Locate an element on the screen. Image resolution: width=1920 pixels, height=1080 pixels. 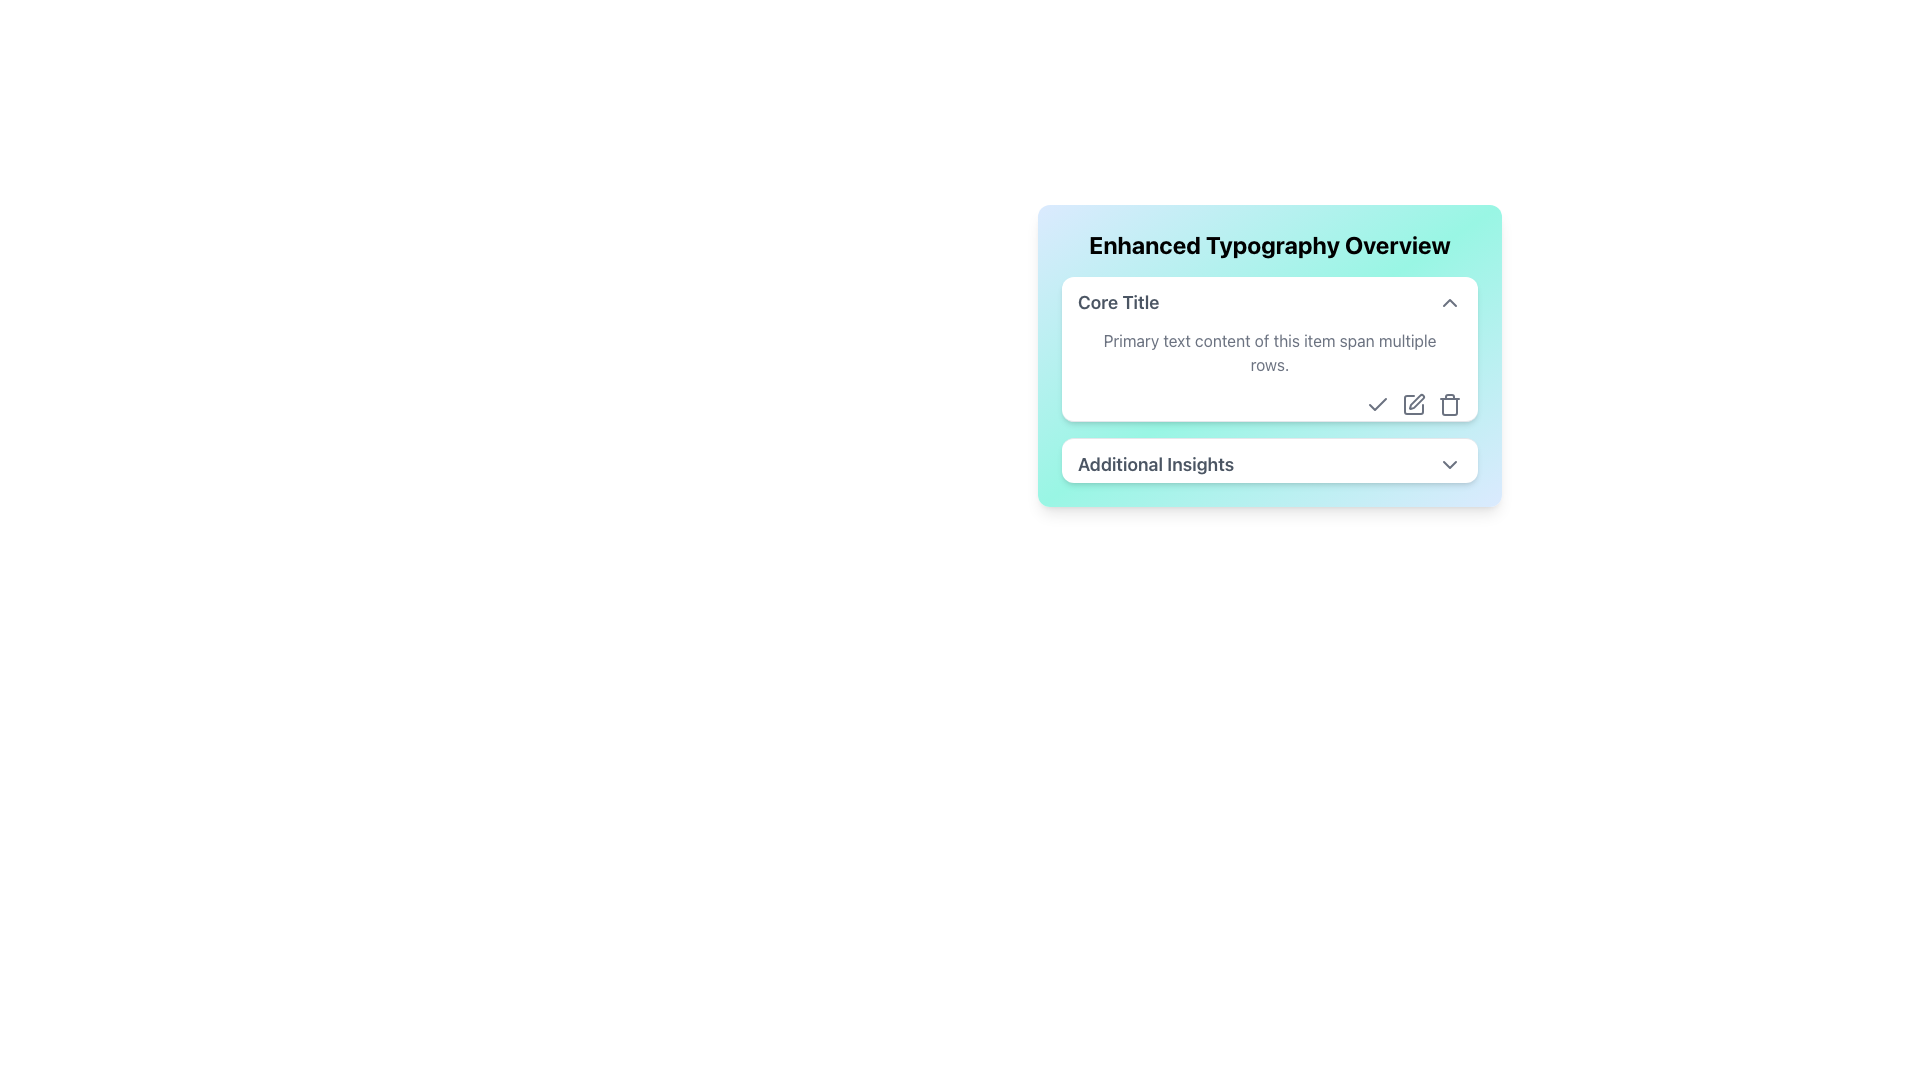
the edit button, which is a square icon with a pencil overlay located in the bottom-right corner of the card, between a green hover icon and a red hover icon is located at coordinates (1413, 405).